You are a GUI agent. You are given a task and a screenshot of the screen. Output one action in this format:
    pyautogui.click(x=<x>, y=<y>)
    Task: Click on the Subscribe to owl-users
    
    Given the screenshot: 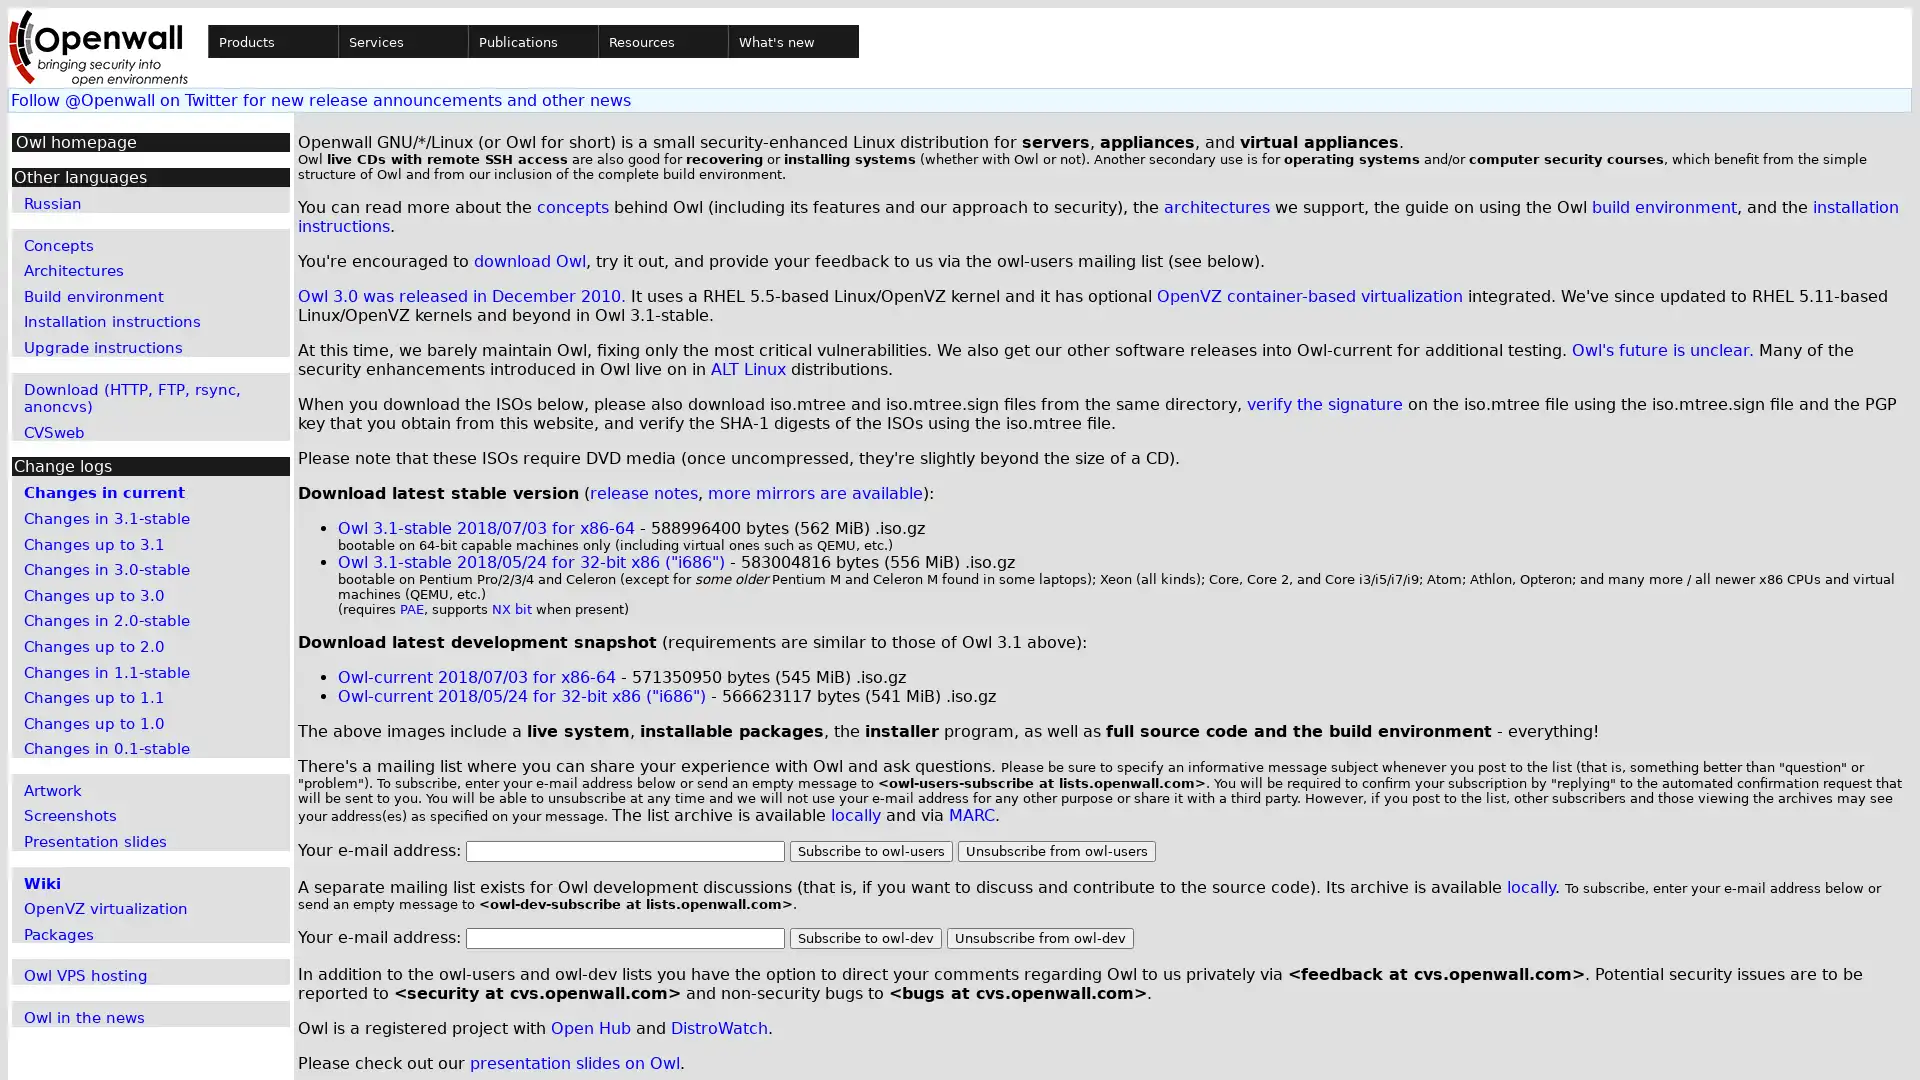 What is the action you would take?
    pyautogui.click(x=870, y=851)
    